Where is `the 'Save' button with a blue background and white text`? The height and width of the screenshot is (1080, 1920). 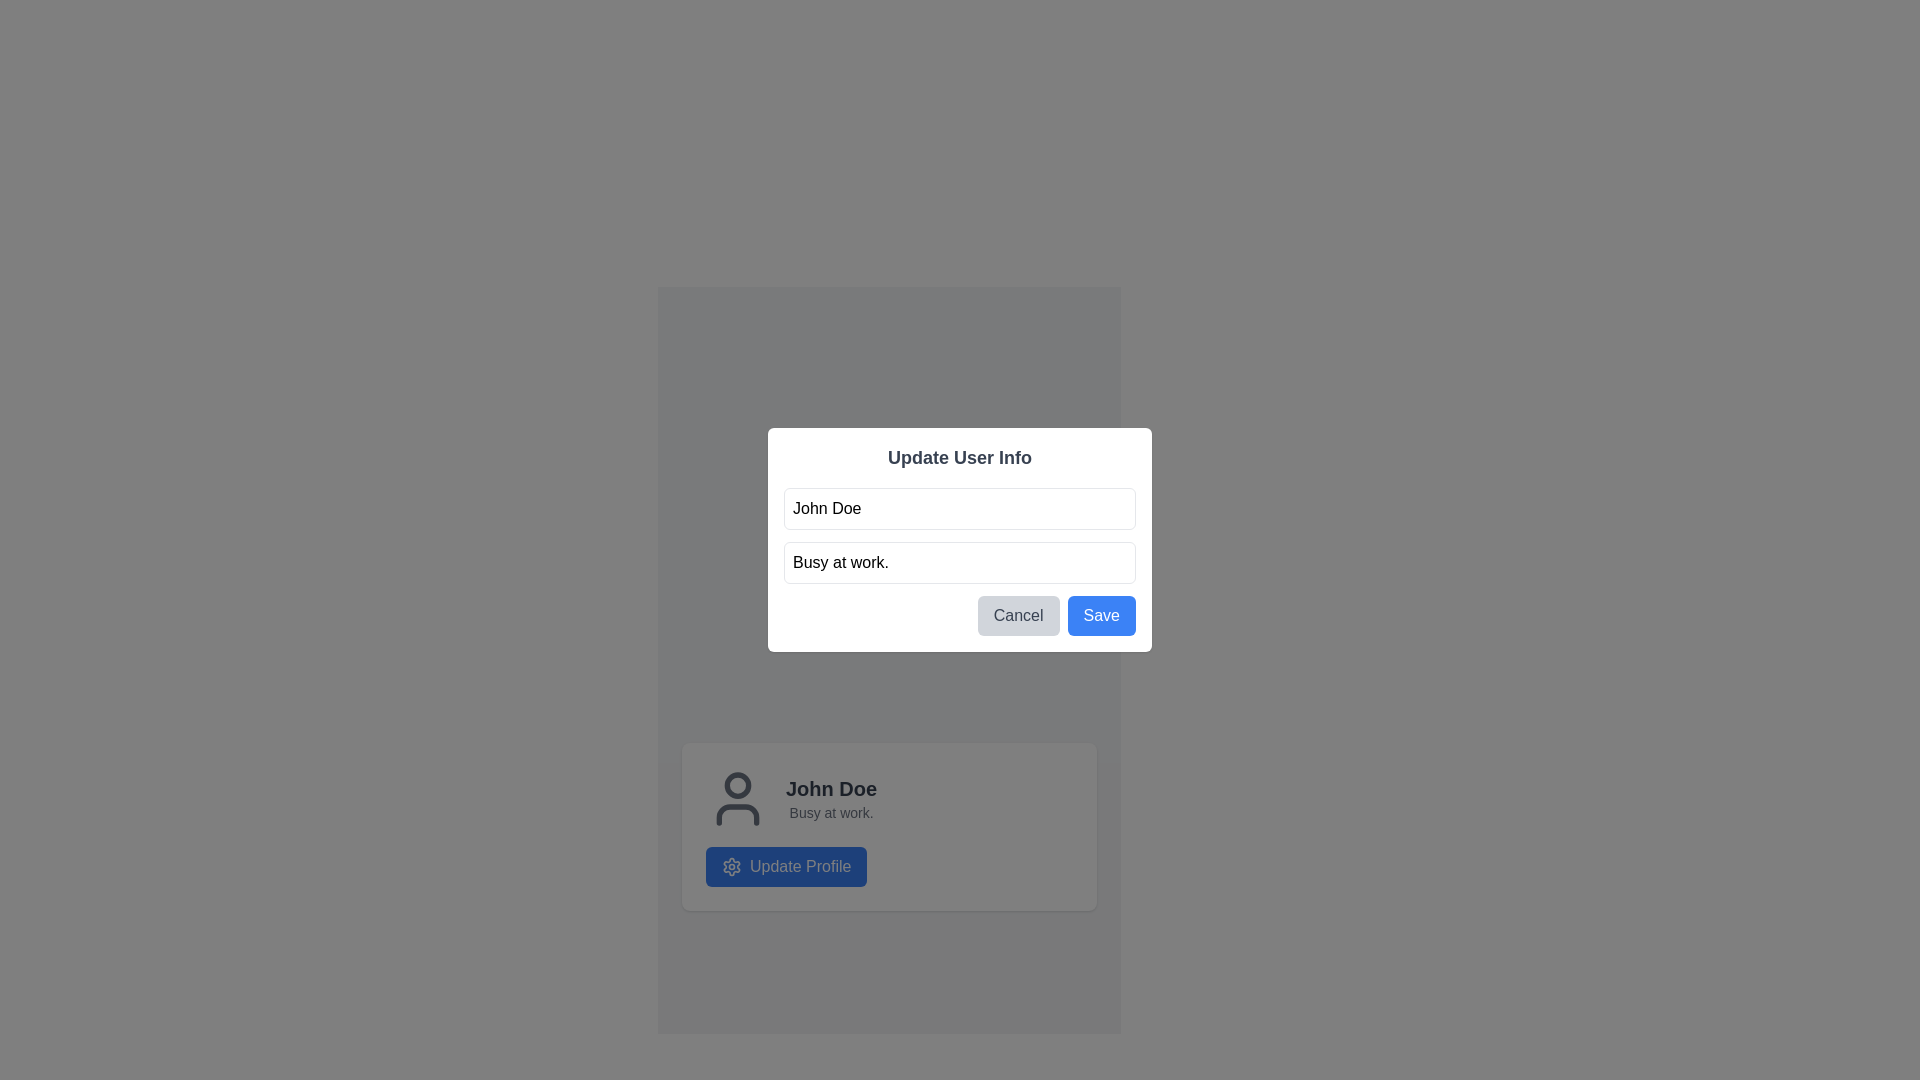 the 'Save' button with a blue background and white text is located at coordinates (1100, 615).